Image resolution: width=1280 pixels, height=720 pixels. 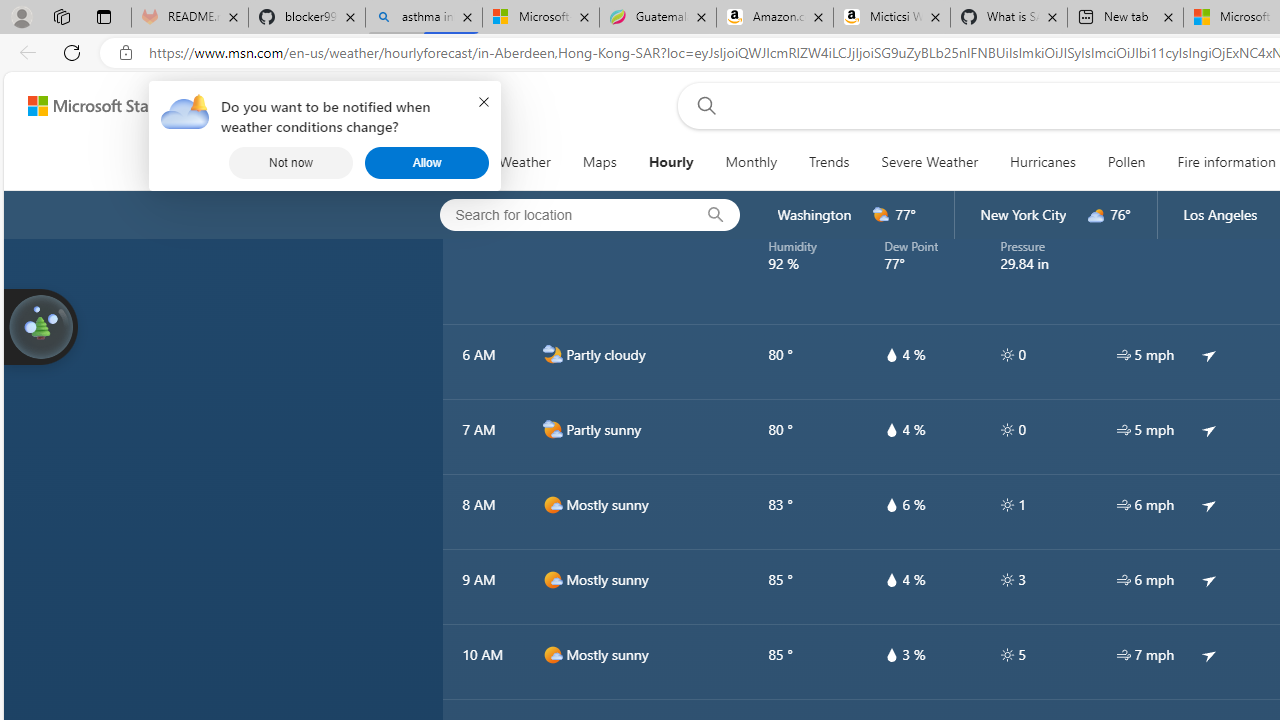 What do you see at coordinates (890, 654) in the screenshot?
I see `'hourlyTable/drop'` at bounding box center [890, 654].